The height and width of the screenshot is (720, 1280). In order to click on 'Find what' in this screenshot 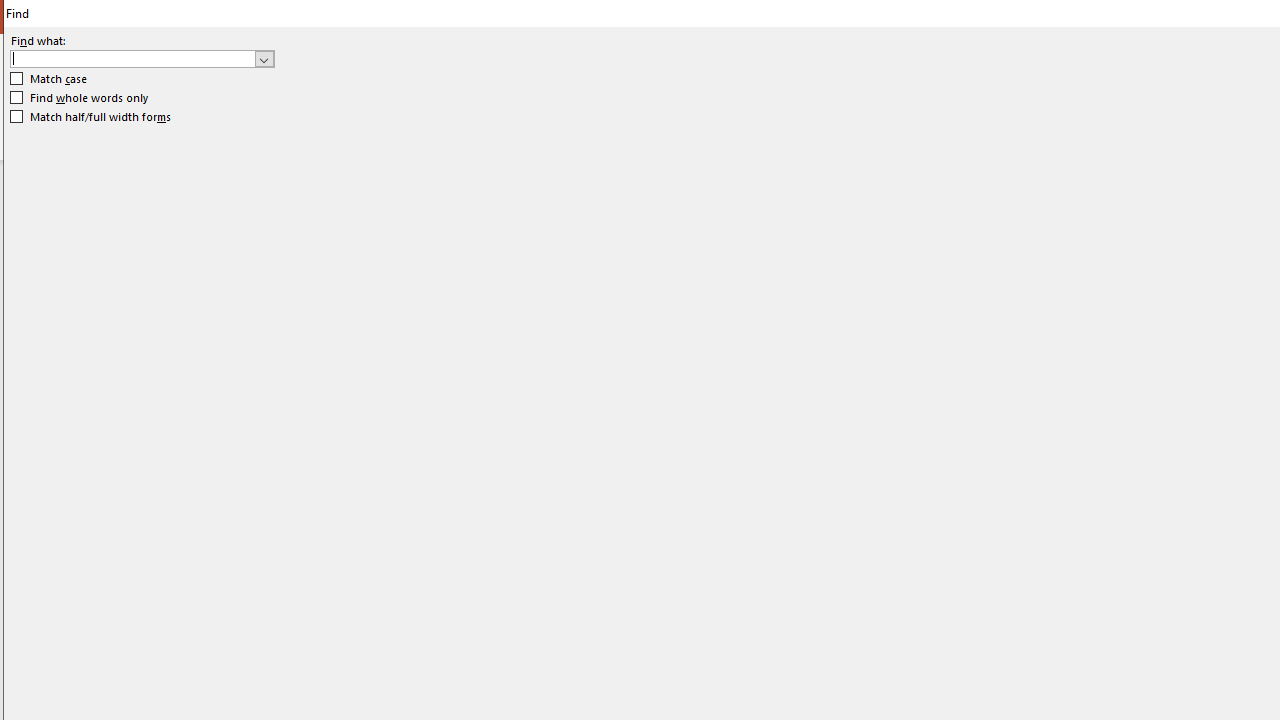, I will do `click(132, 58)`.